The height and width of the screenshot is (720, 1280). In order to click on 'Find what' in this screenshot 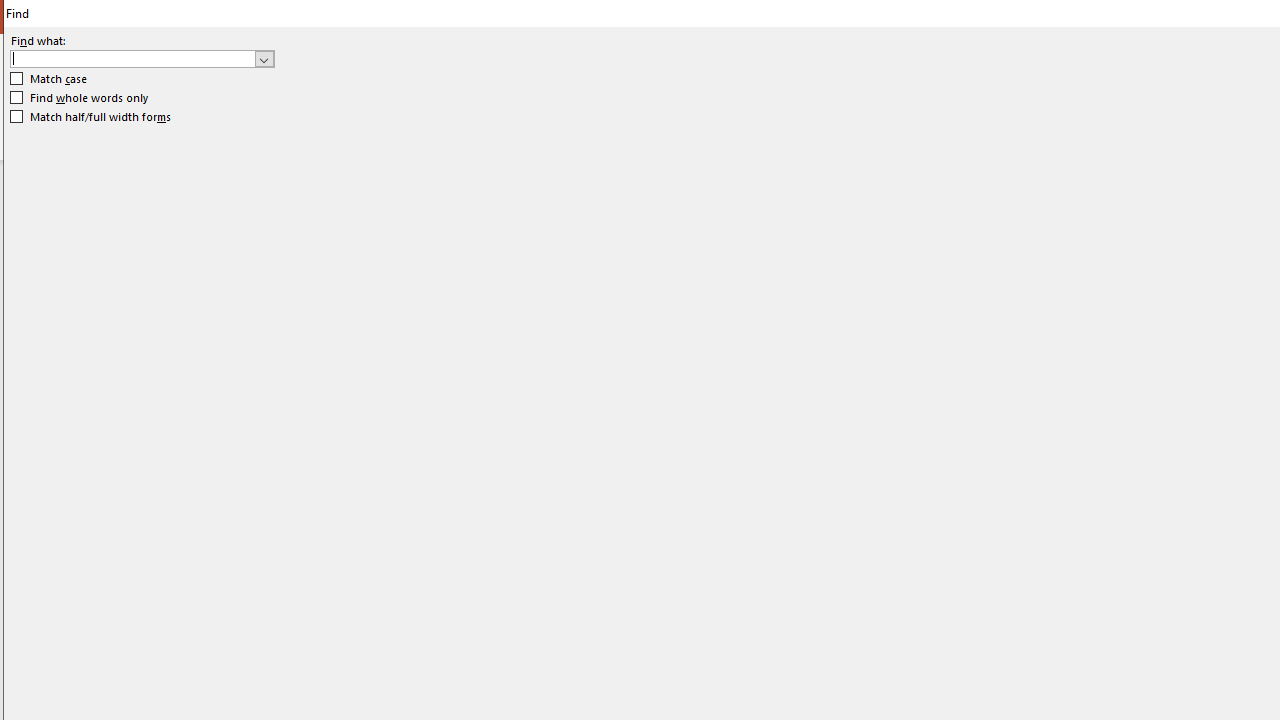, I will do `click(132, 58)`.